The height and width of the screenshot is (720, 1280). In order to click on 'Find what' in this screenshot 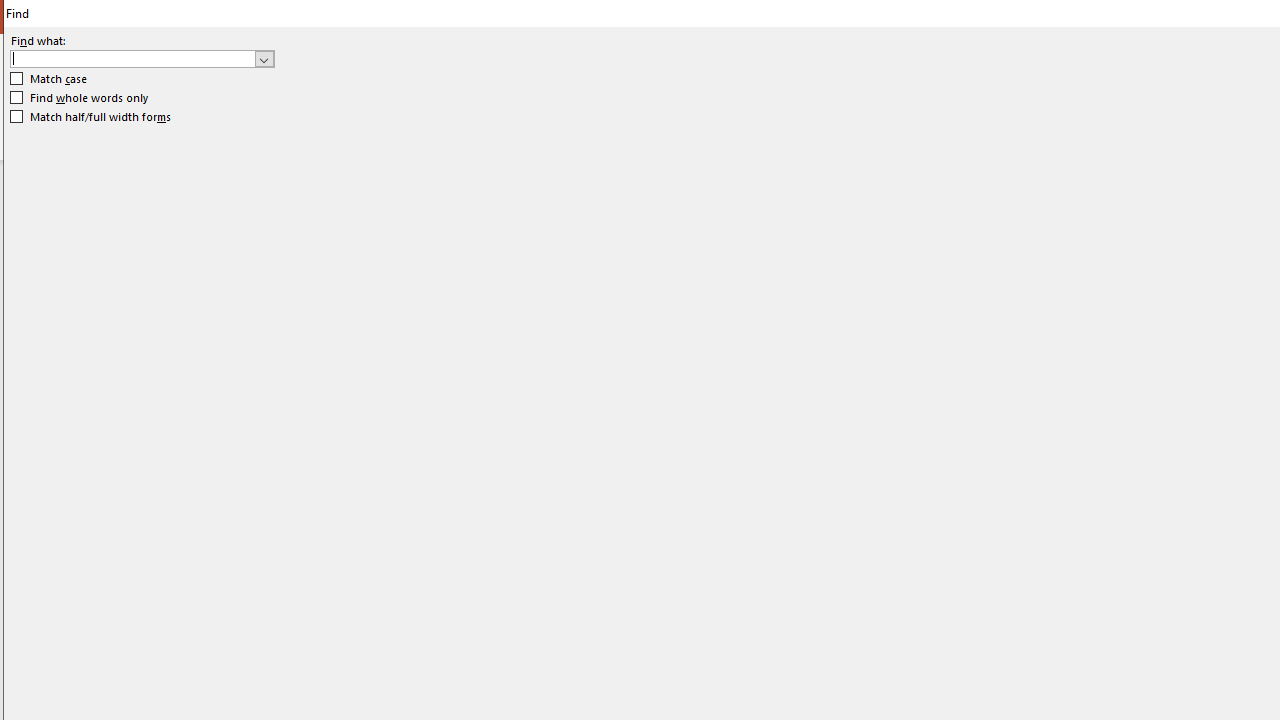, I will do `click(132, 58)`.